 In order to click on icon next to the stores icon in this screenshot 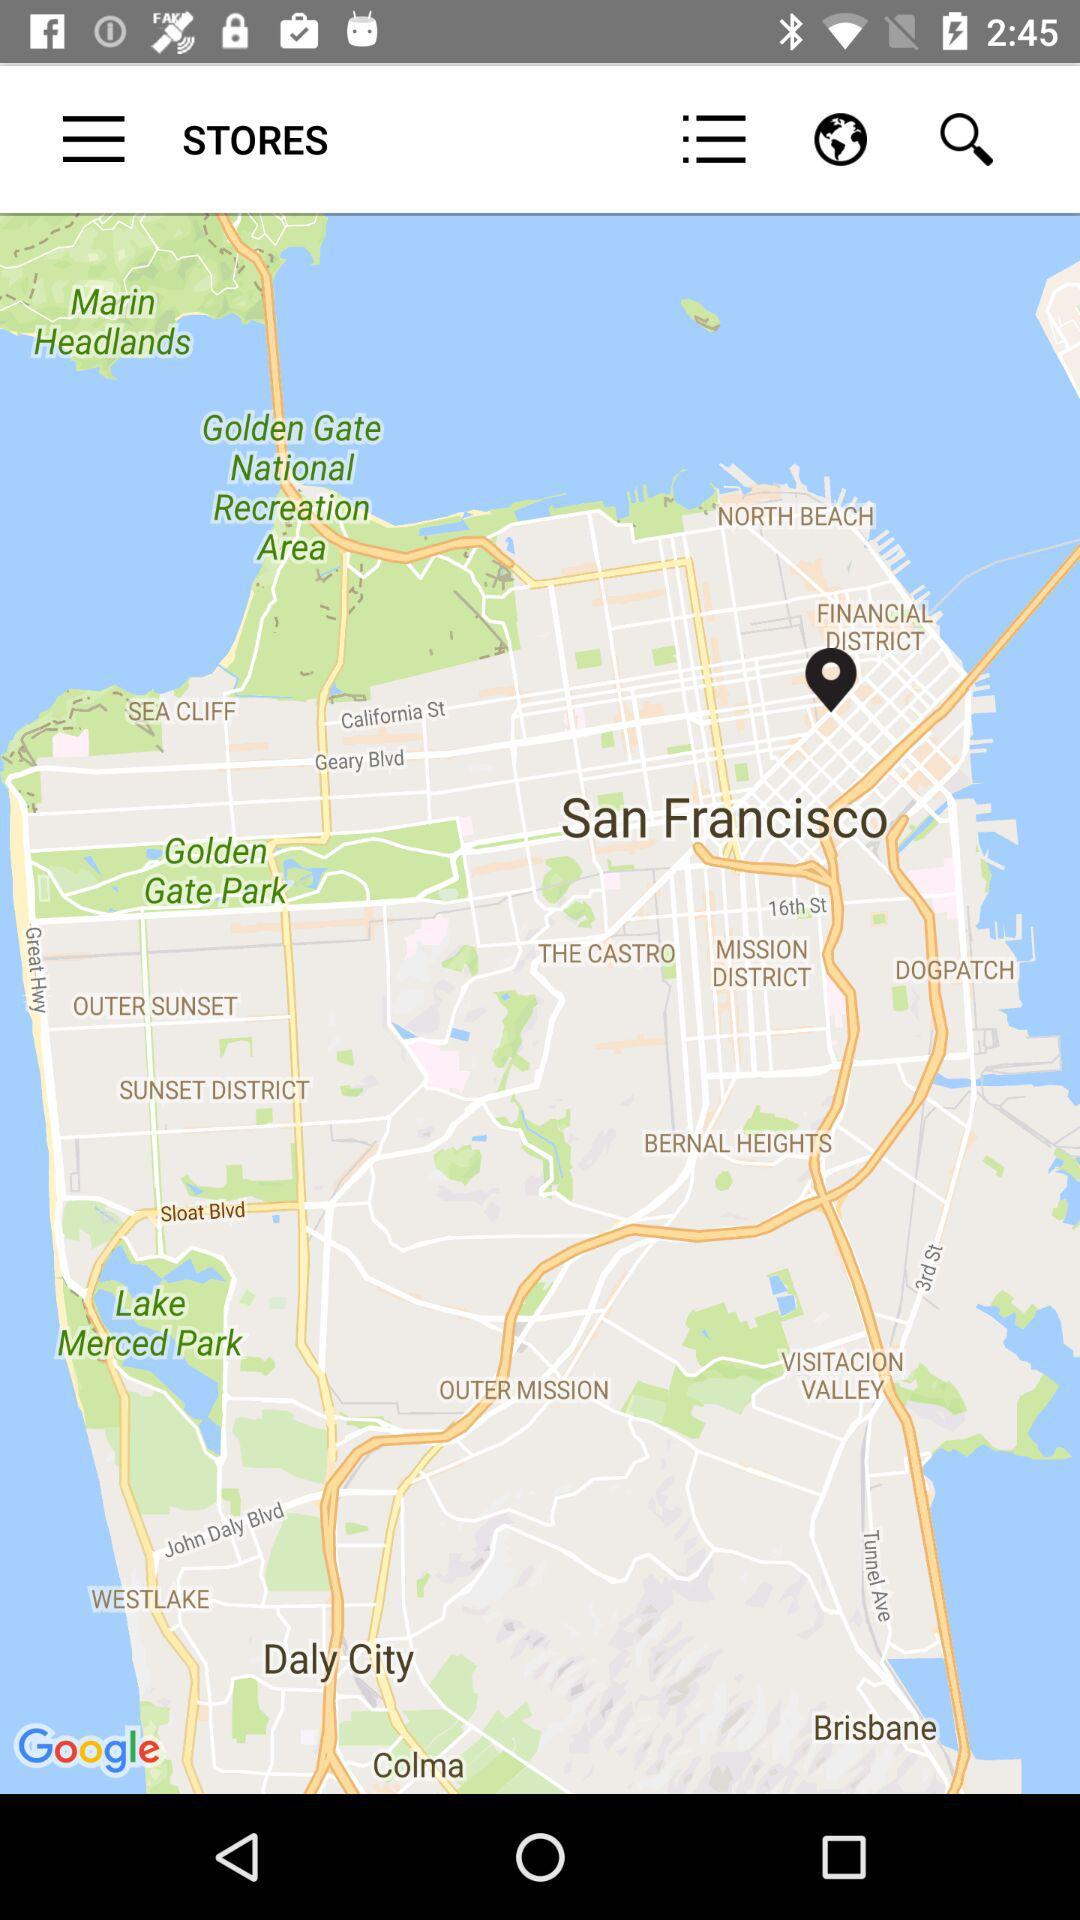, I will do `click(93, 138)`.